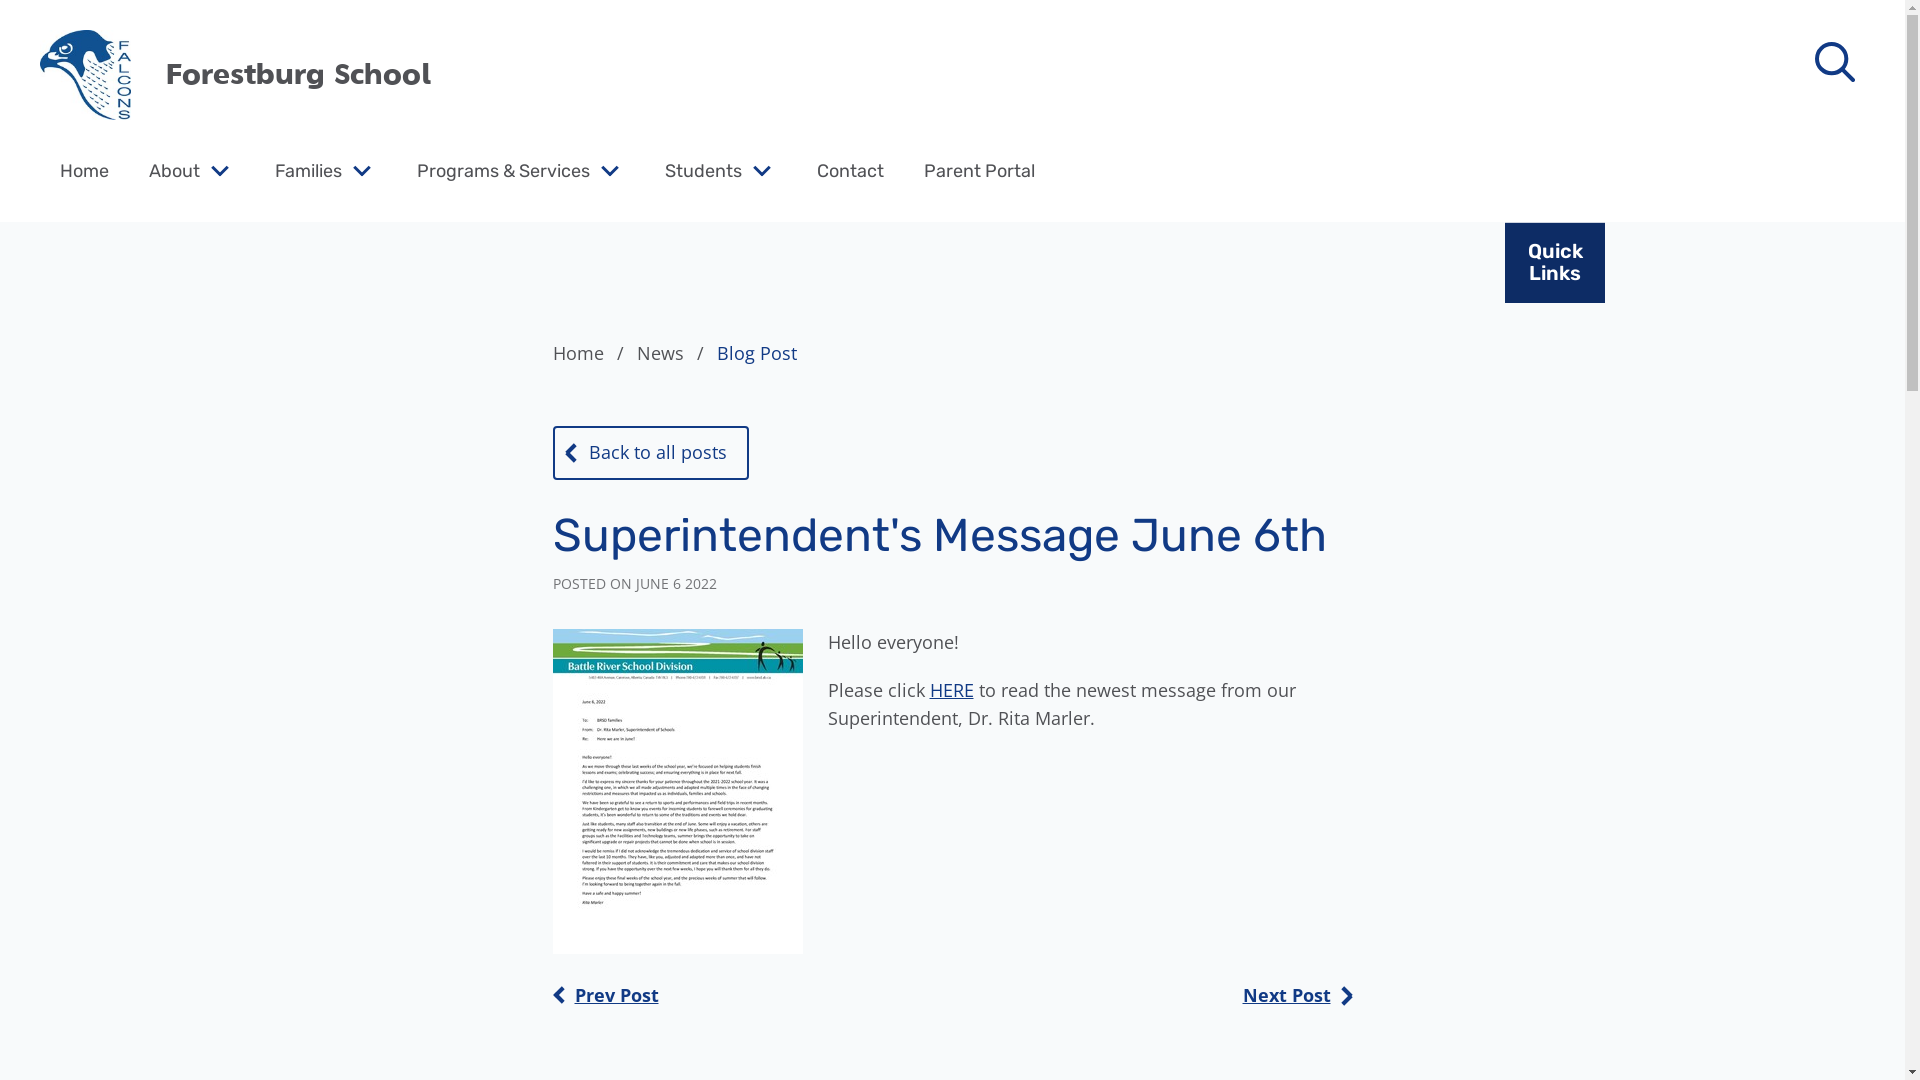 This screenshot has height=1080, width=1920. I want to click on 'Parent Portal', so click(979, 169).